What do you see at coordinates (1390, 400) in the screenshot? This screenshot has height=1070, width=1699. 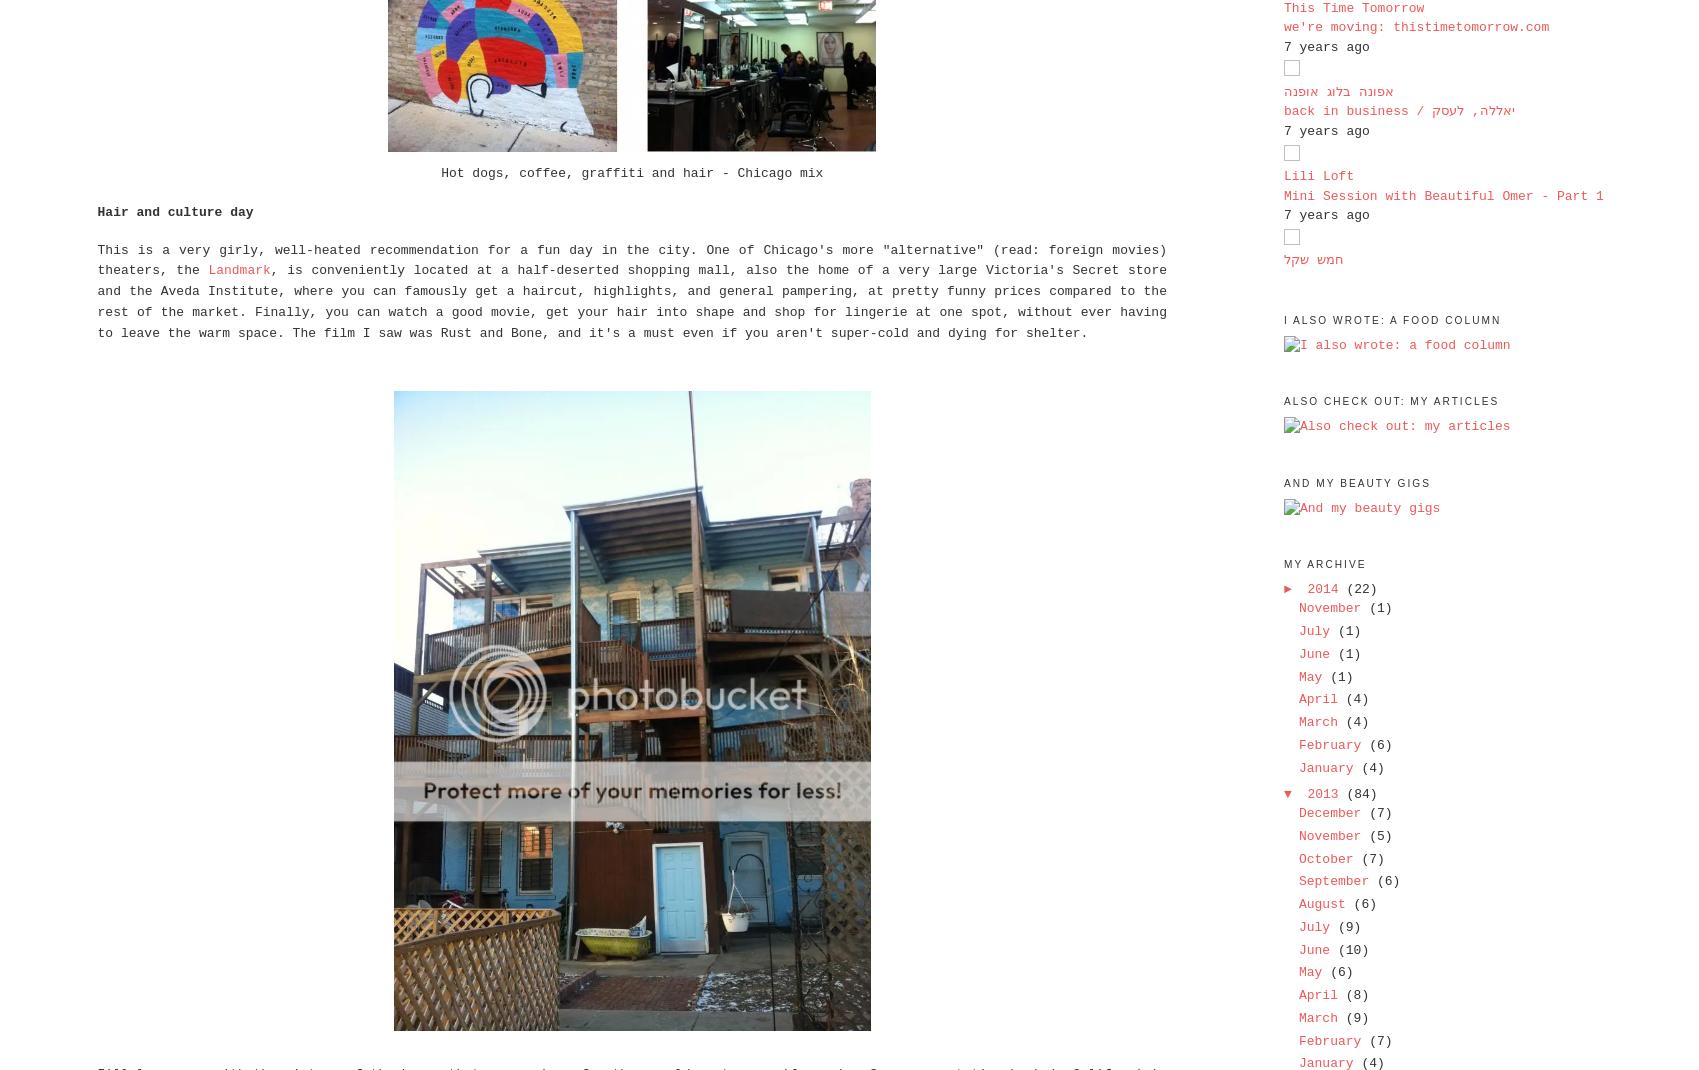 I see `'Also check out: my articles'` at bounding box center [1390, 400].